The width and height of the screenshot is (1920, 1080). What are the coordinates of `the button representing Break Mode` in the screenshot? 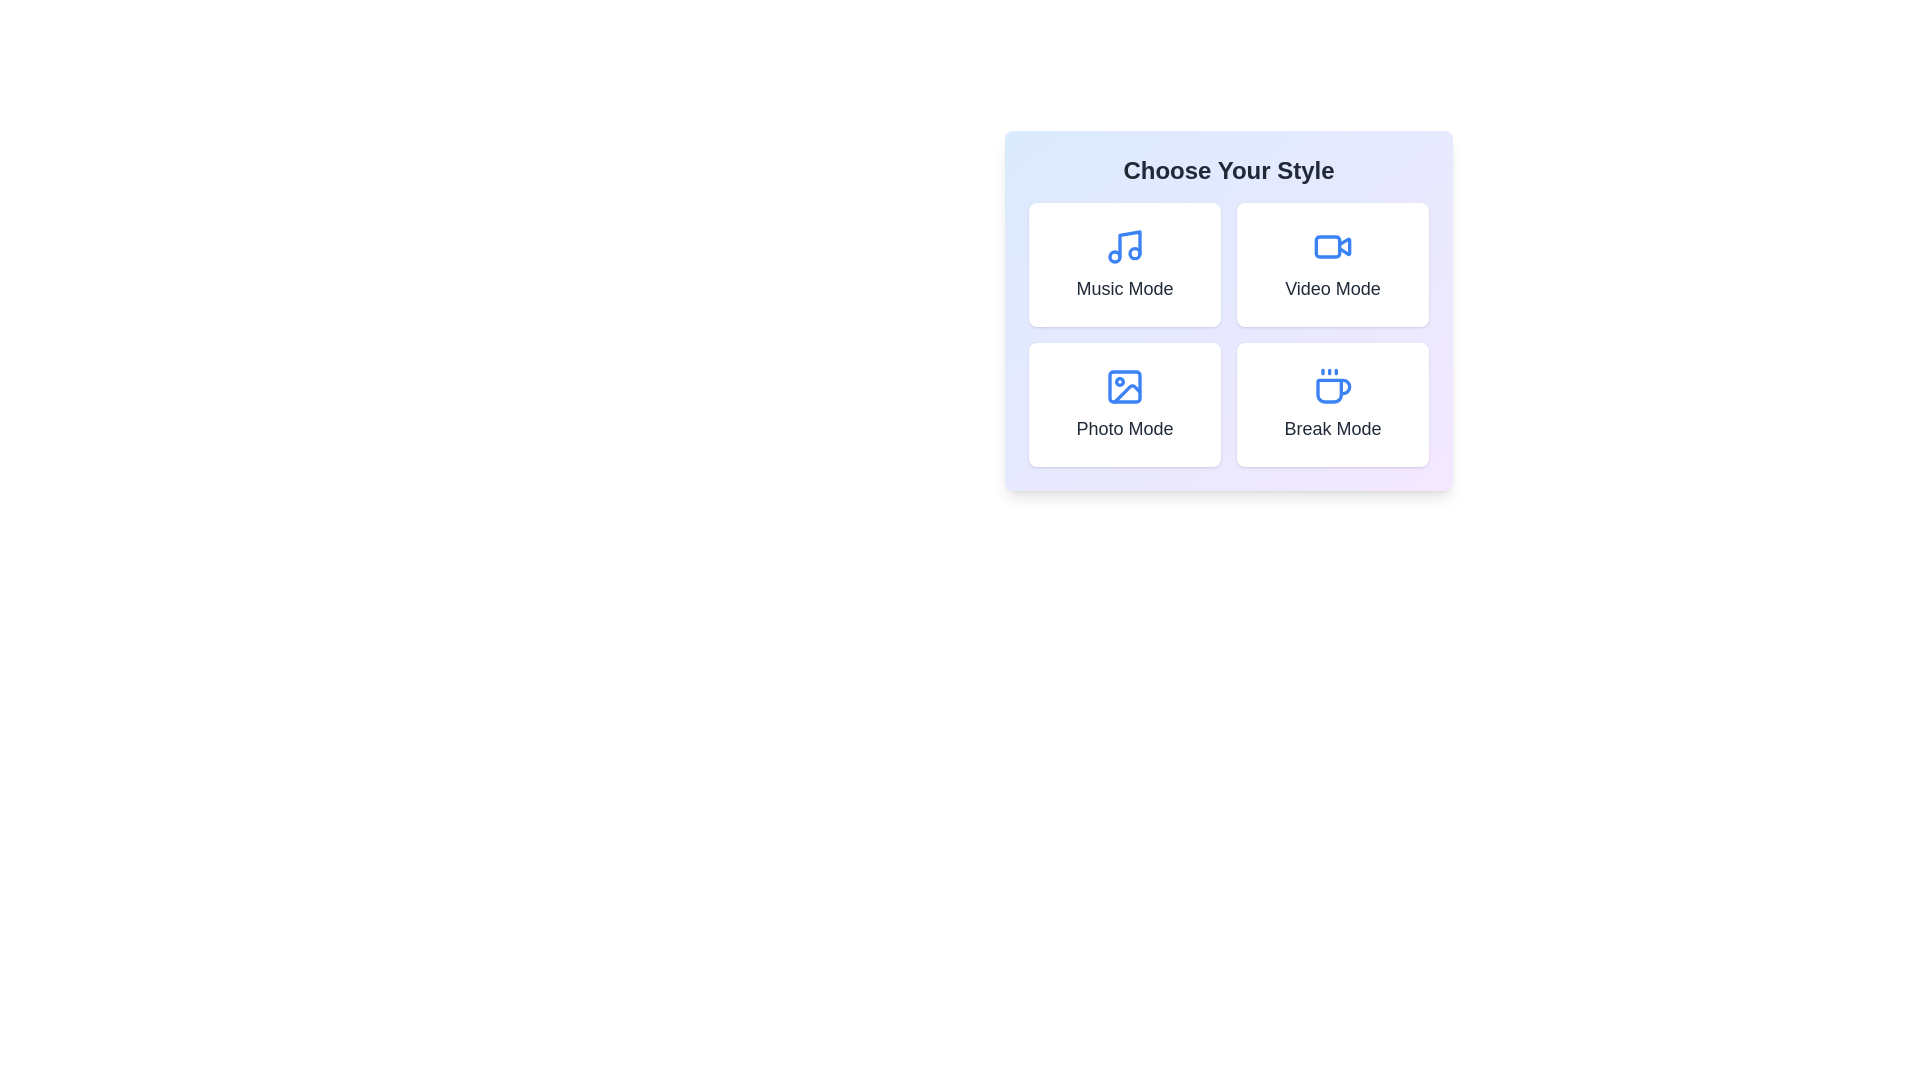 It's located at (1333, 405).